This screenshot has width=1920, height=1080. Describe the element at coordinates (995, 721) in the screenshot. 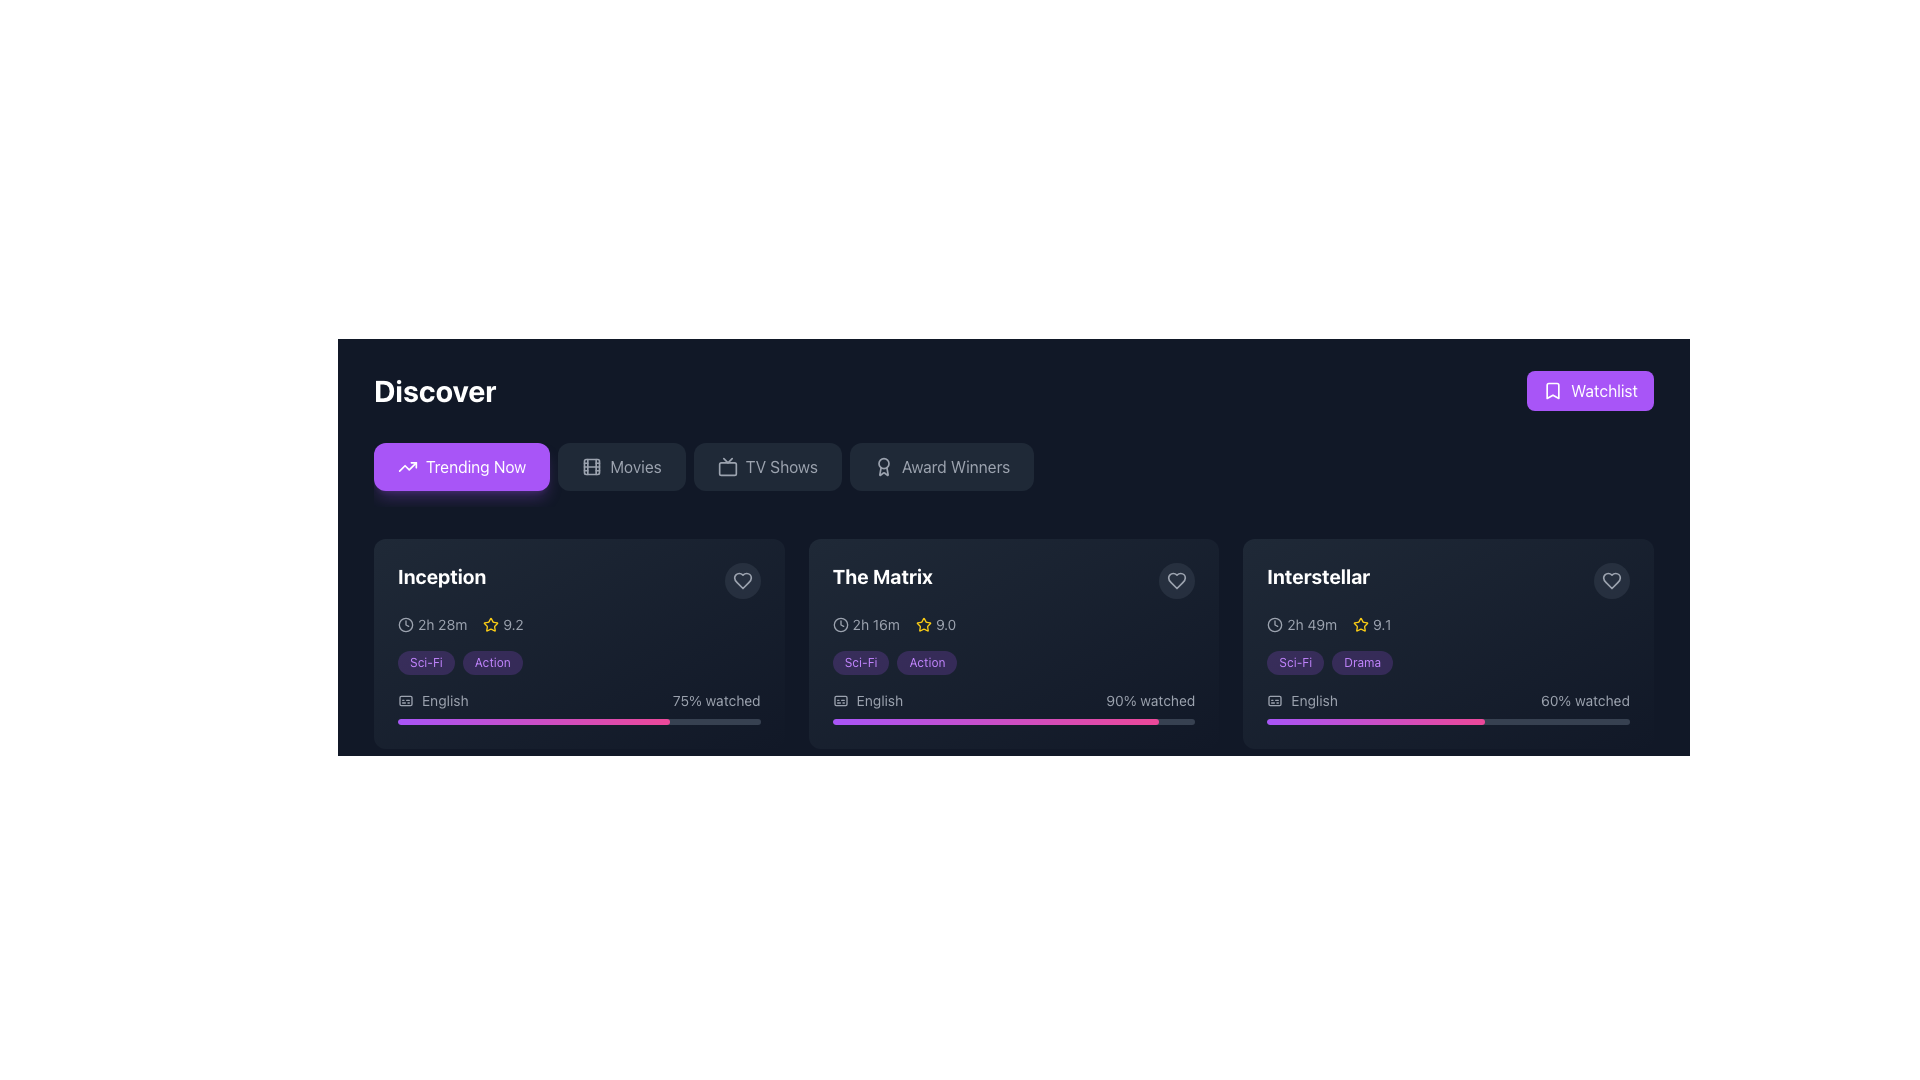

I see `the horizontal gradient progress indicator for the movie 'The Matrix', which transitions from purple to pink, indicating completion percentage` at that location.